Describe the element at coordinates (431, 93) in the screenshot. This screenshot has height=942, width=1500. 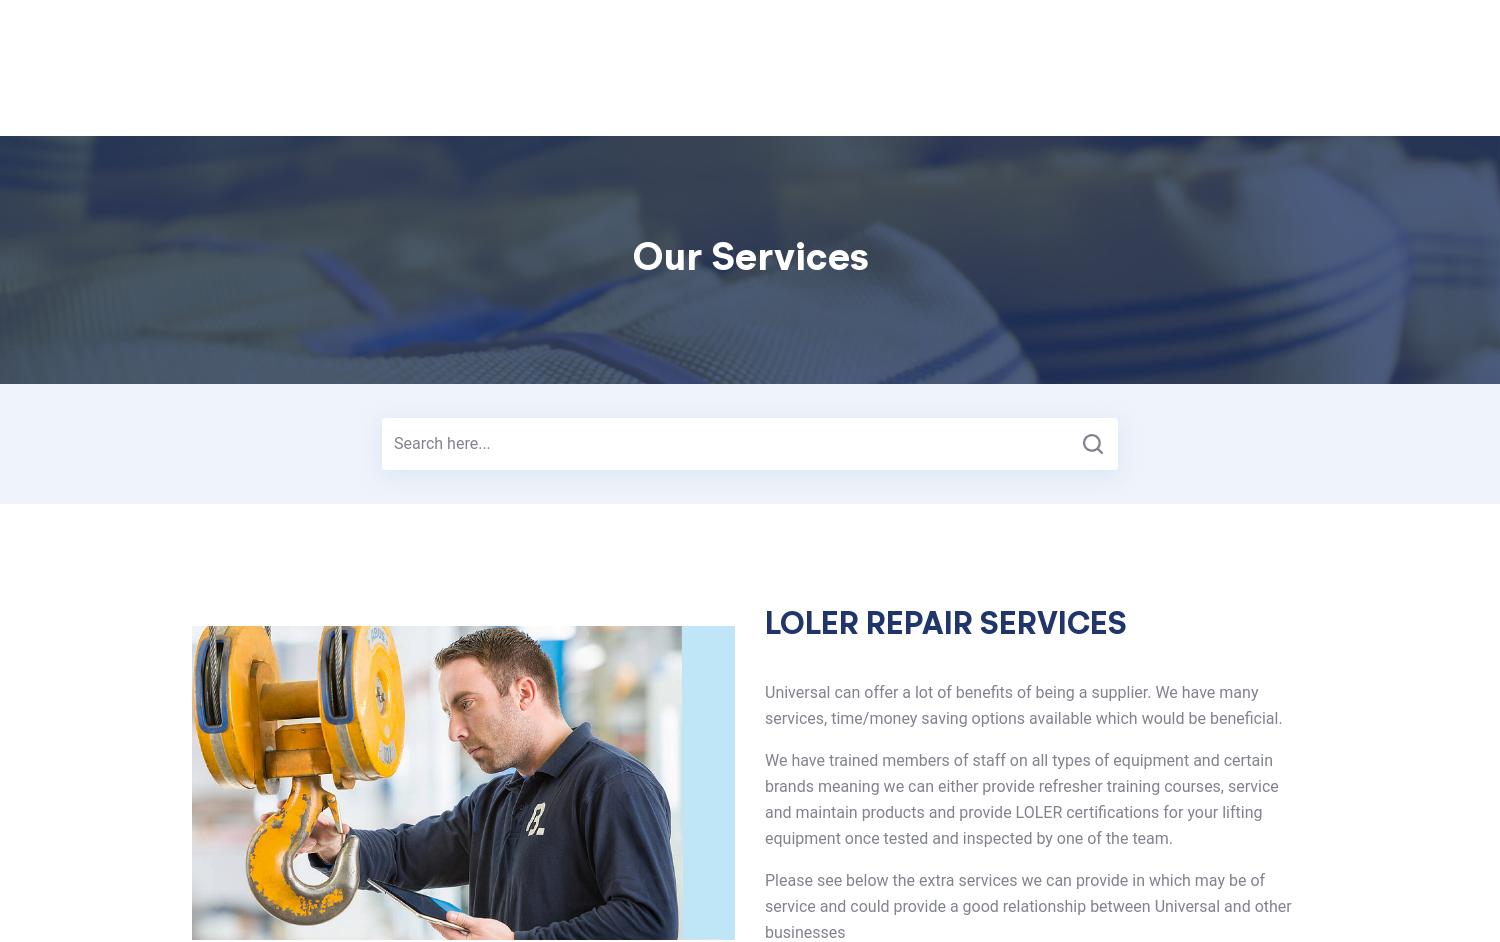
I see `'Home'` at that location.